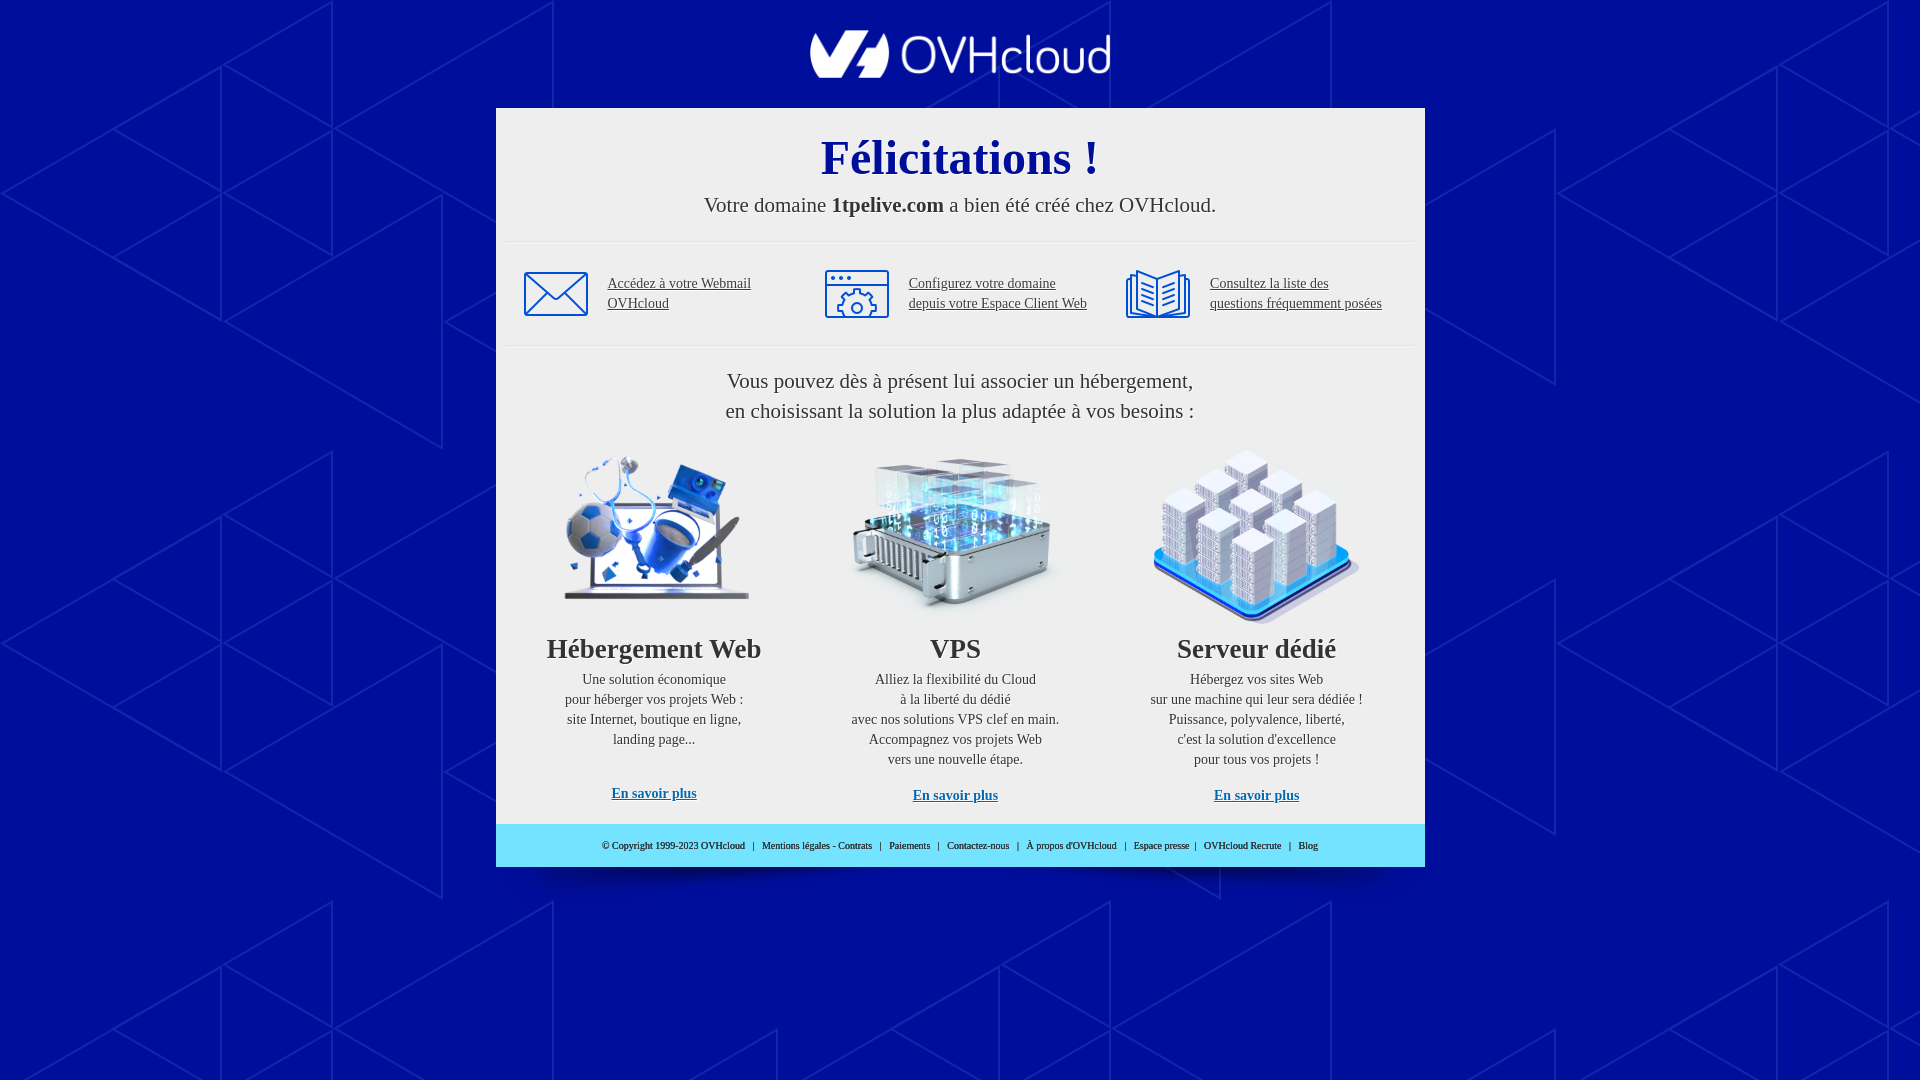  I want to click on 'En savoir plus', so click(1255, 794).